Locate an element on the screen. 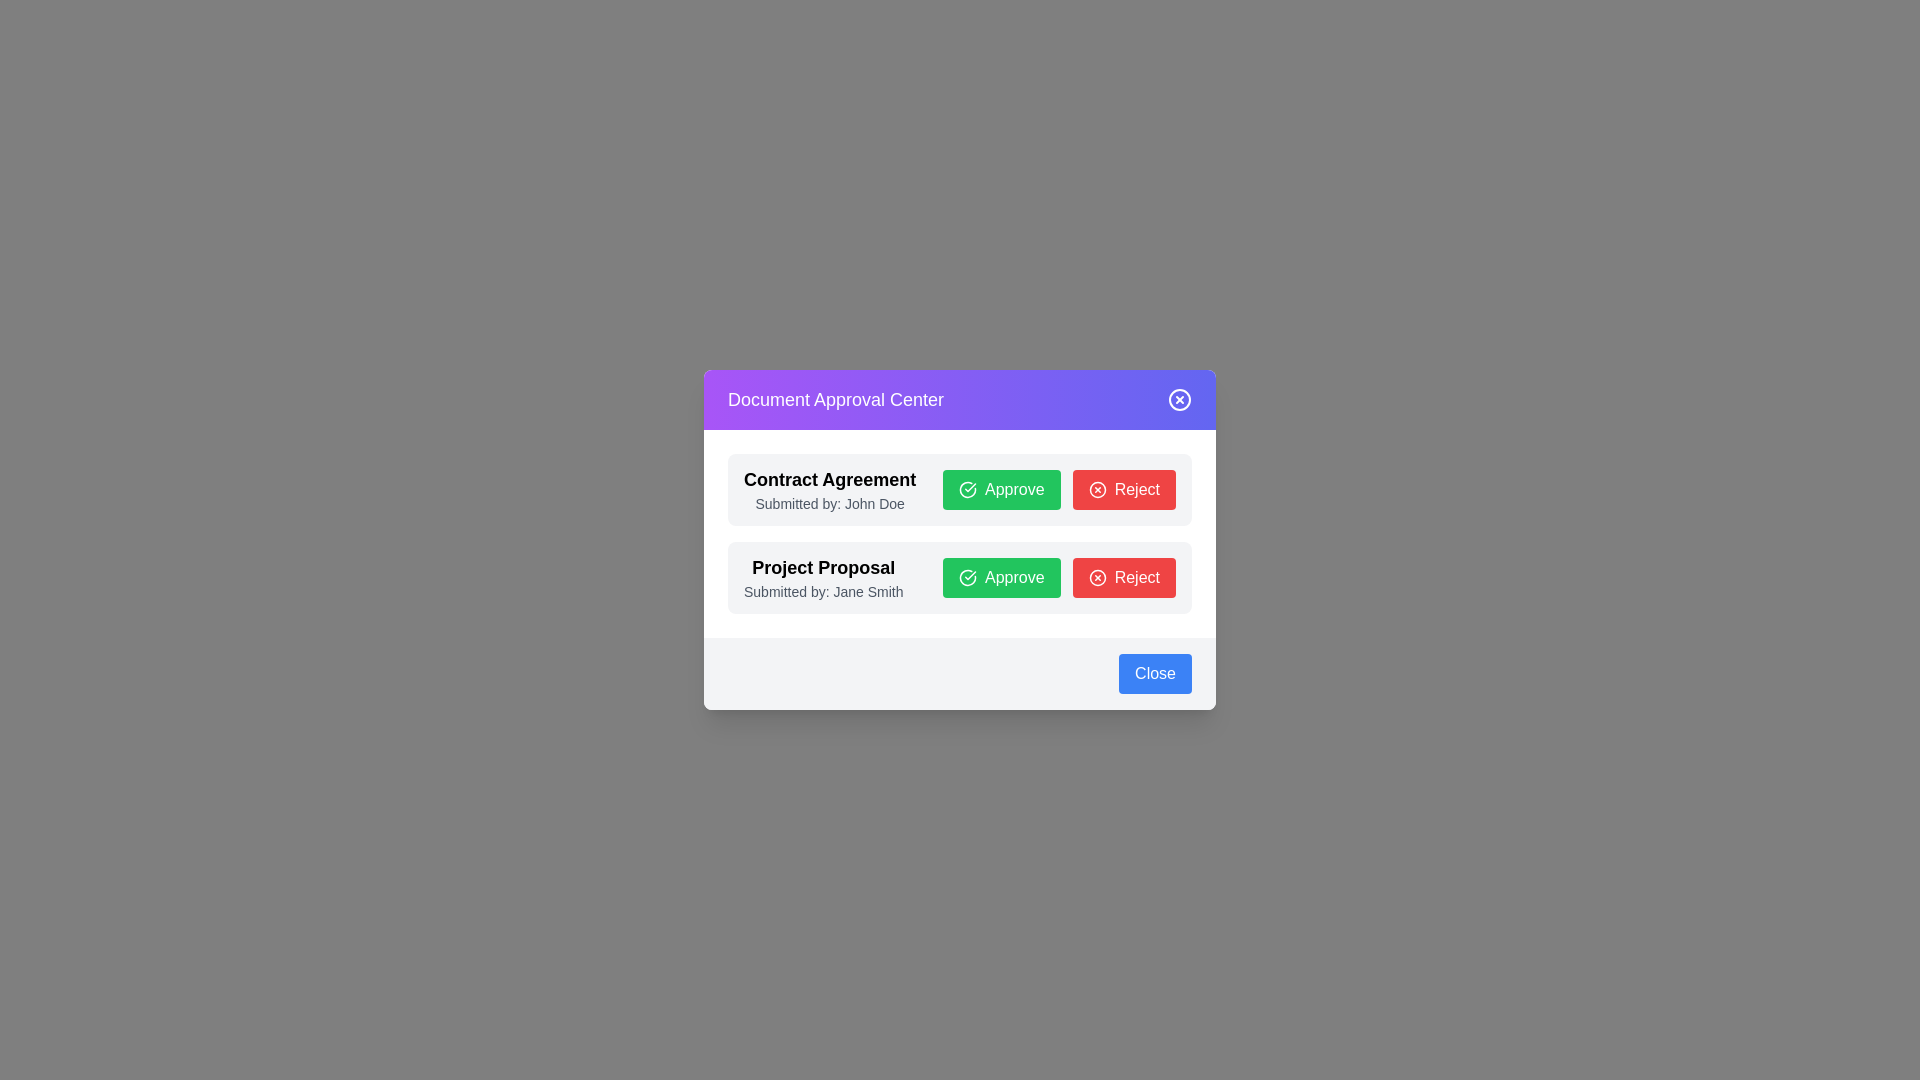  text information from the Label that describes the proposal details, which is located in the second item of a list-like structure in the center of the modal window is located at coordinates (823, 578).